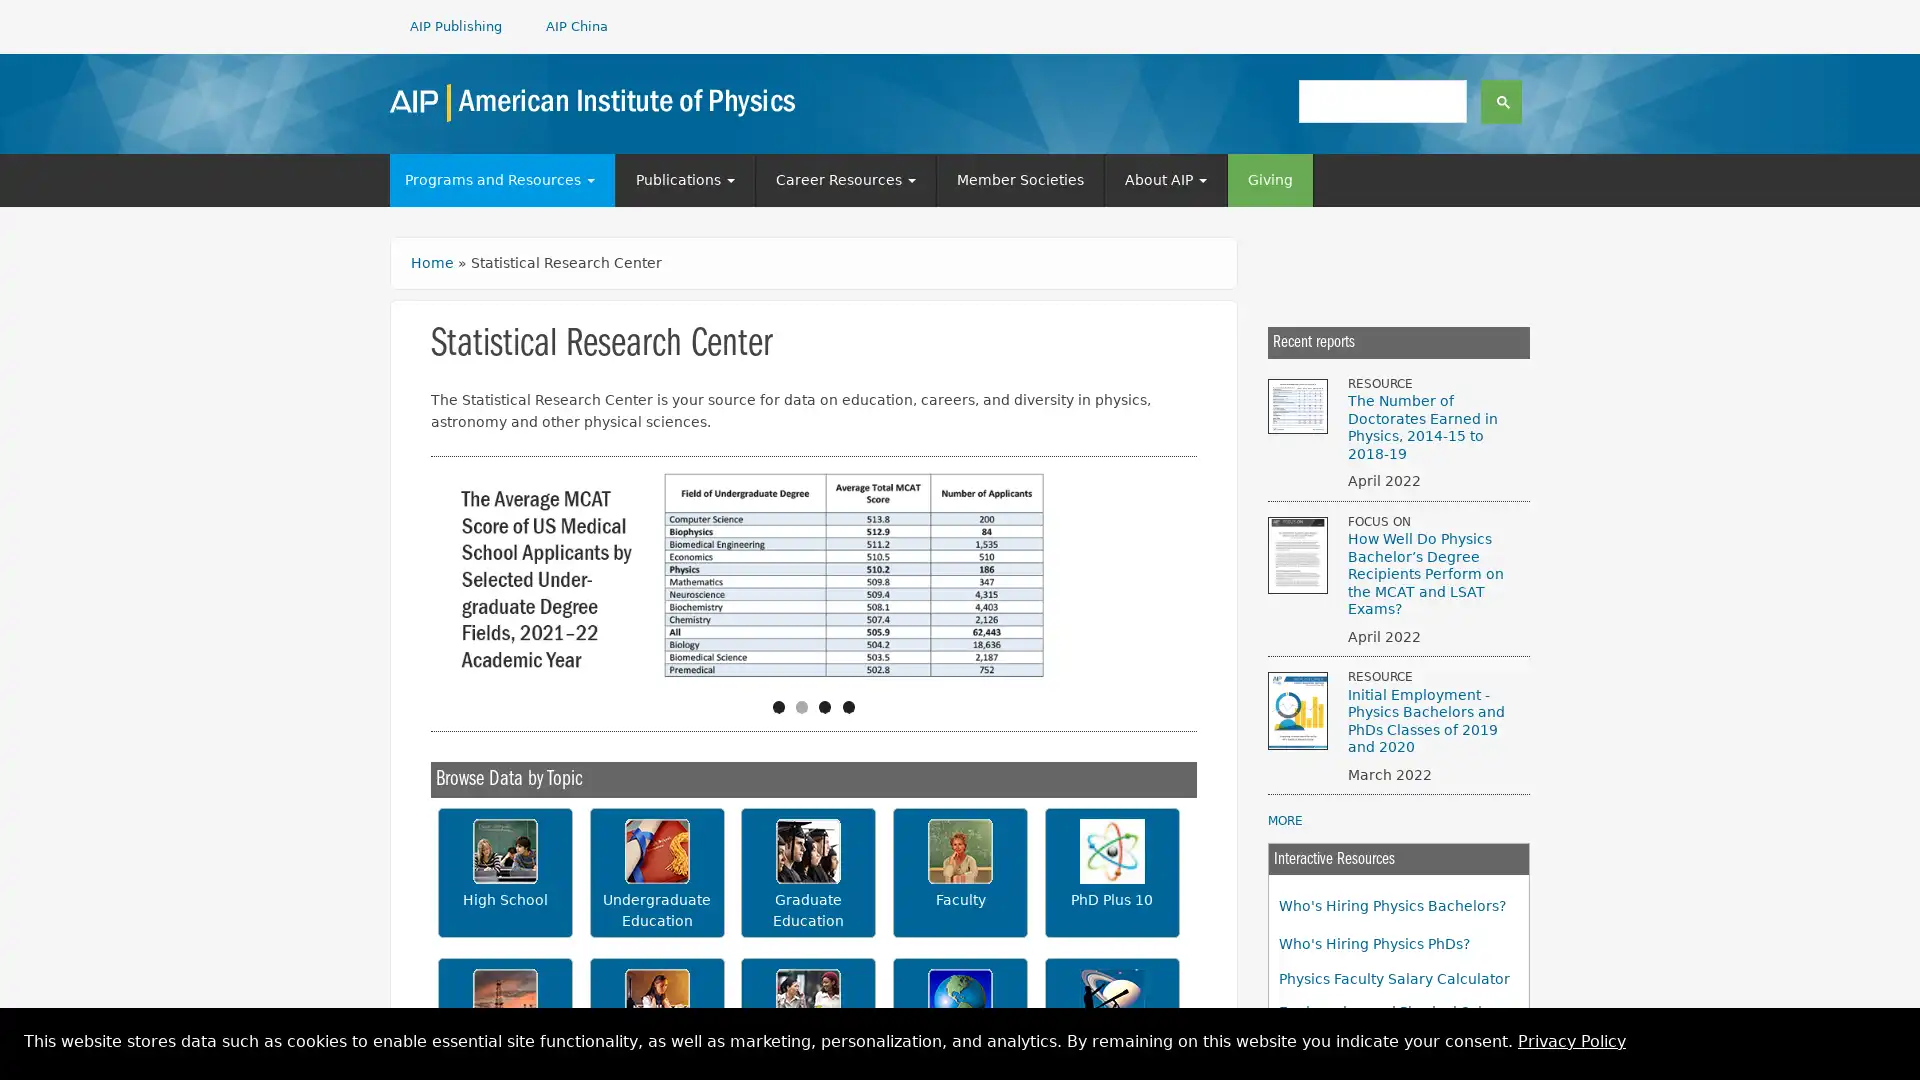  I want to click on search, so click(1501, 100).